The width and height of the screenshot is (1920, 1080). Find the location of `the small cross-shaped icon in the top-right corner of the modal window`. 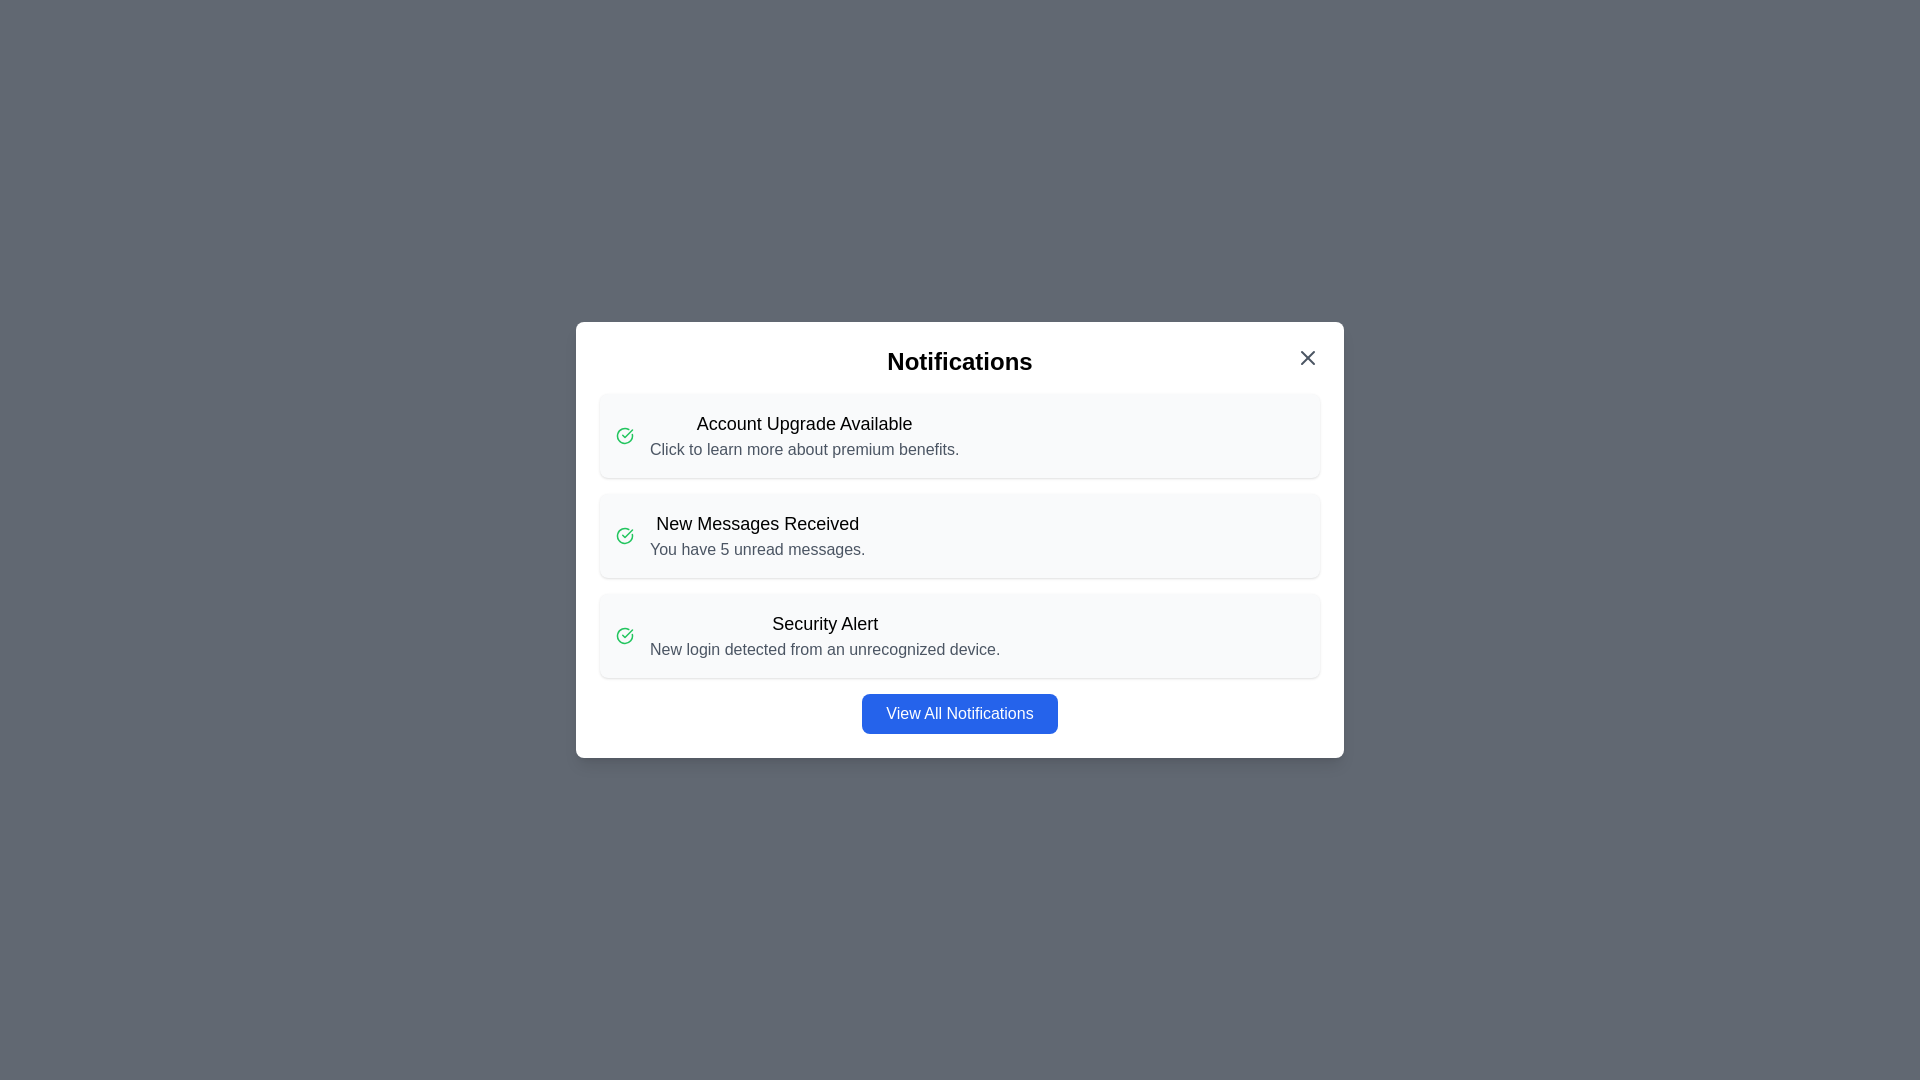

the small cross-shaped icon in the top-right corner of the modal window is located at coordinates (1308, 357).